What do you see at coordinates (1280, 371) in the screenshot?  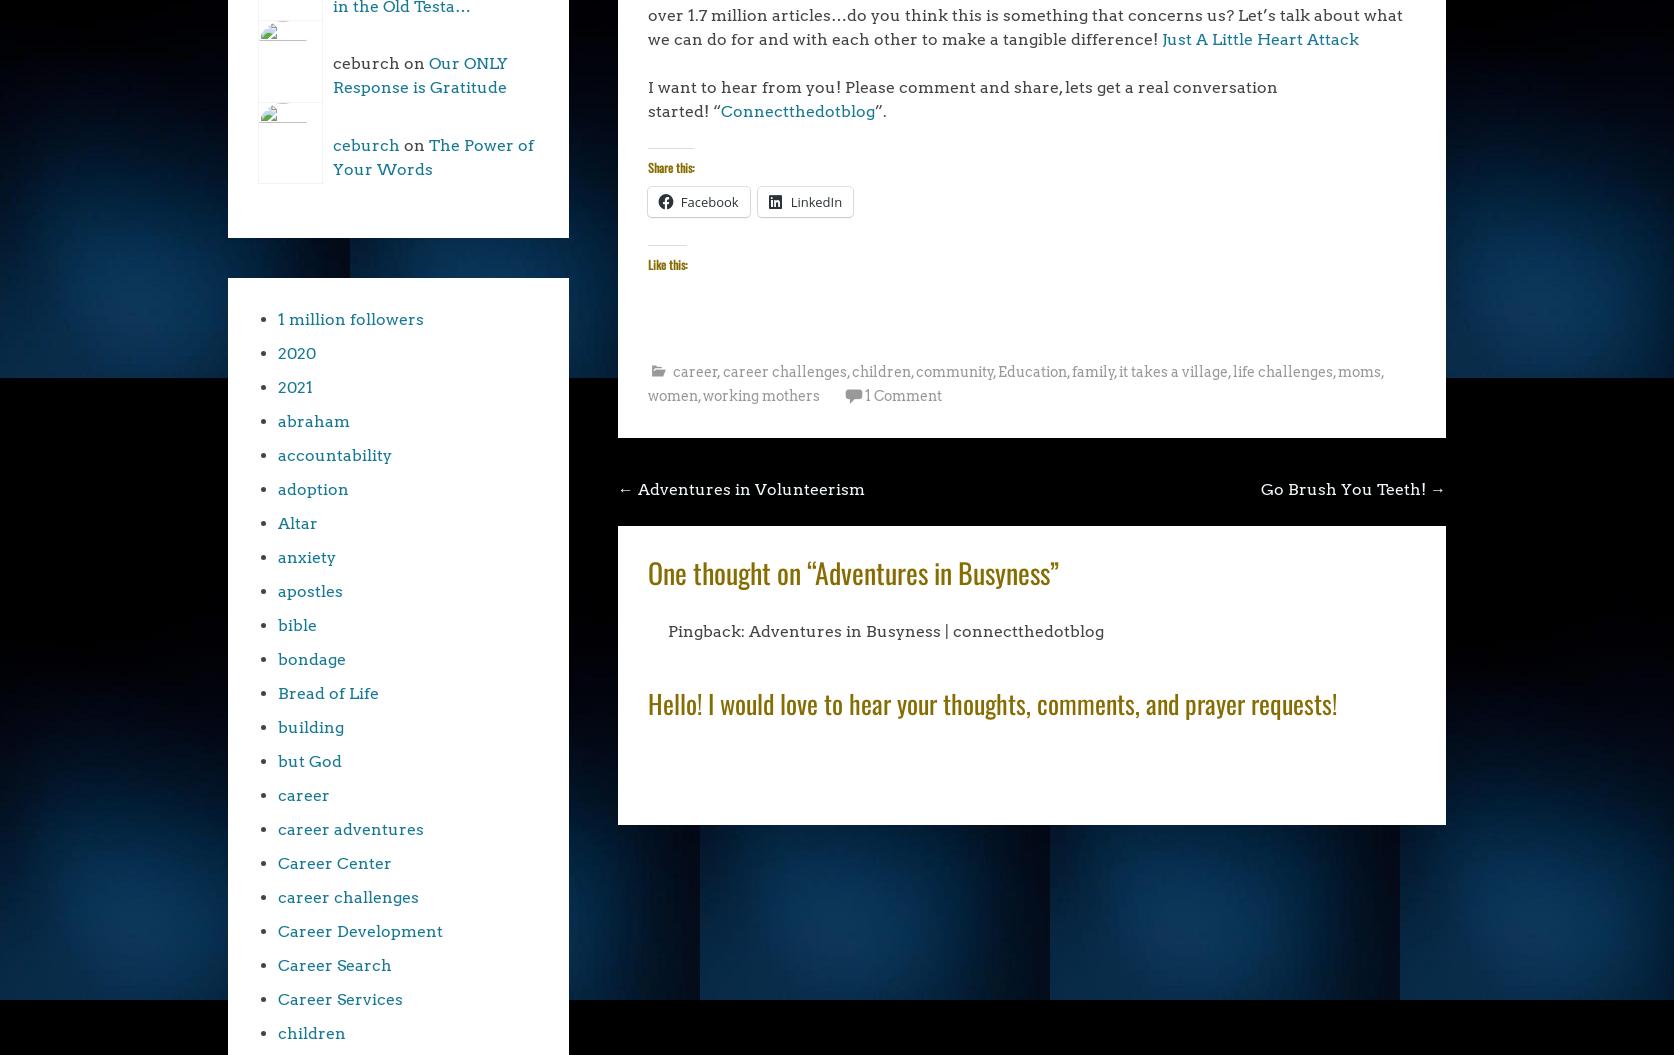 I see `'life challenges'` at bounding box center [1280, 371].